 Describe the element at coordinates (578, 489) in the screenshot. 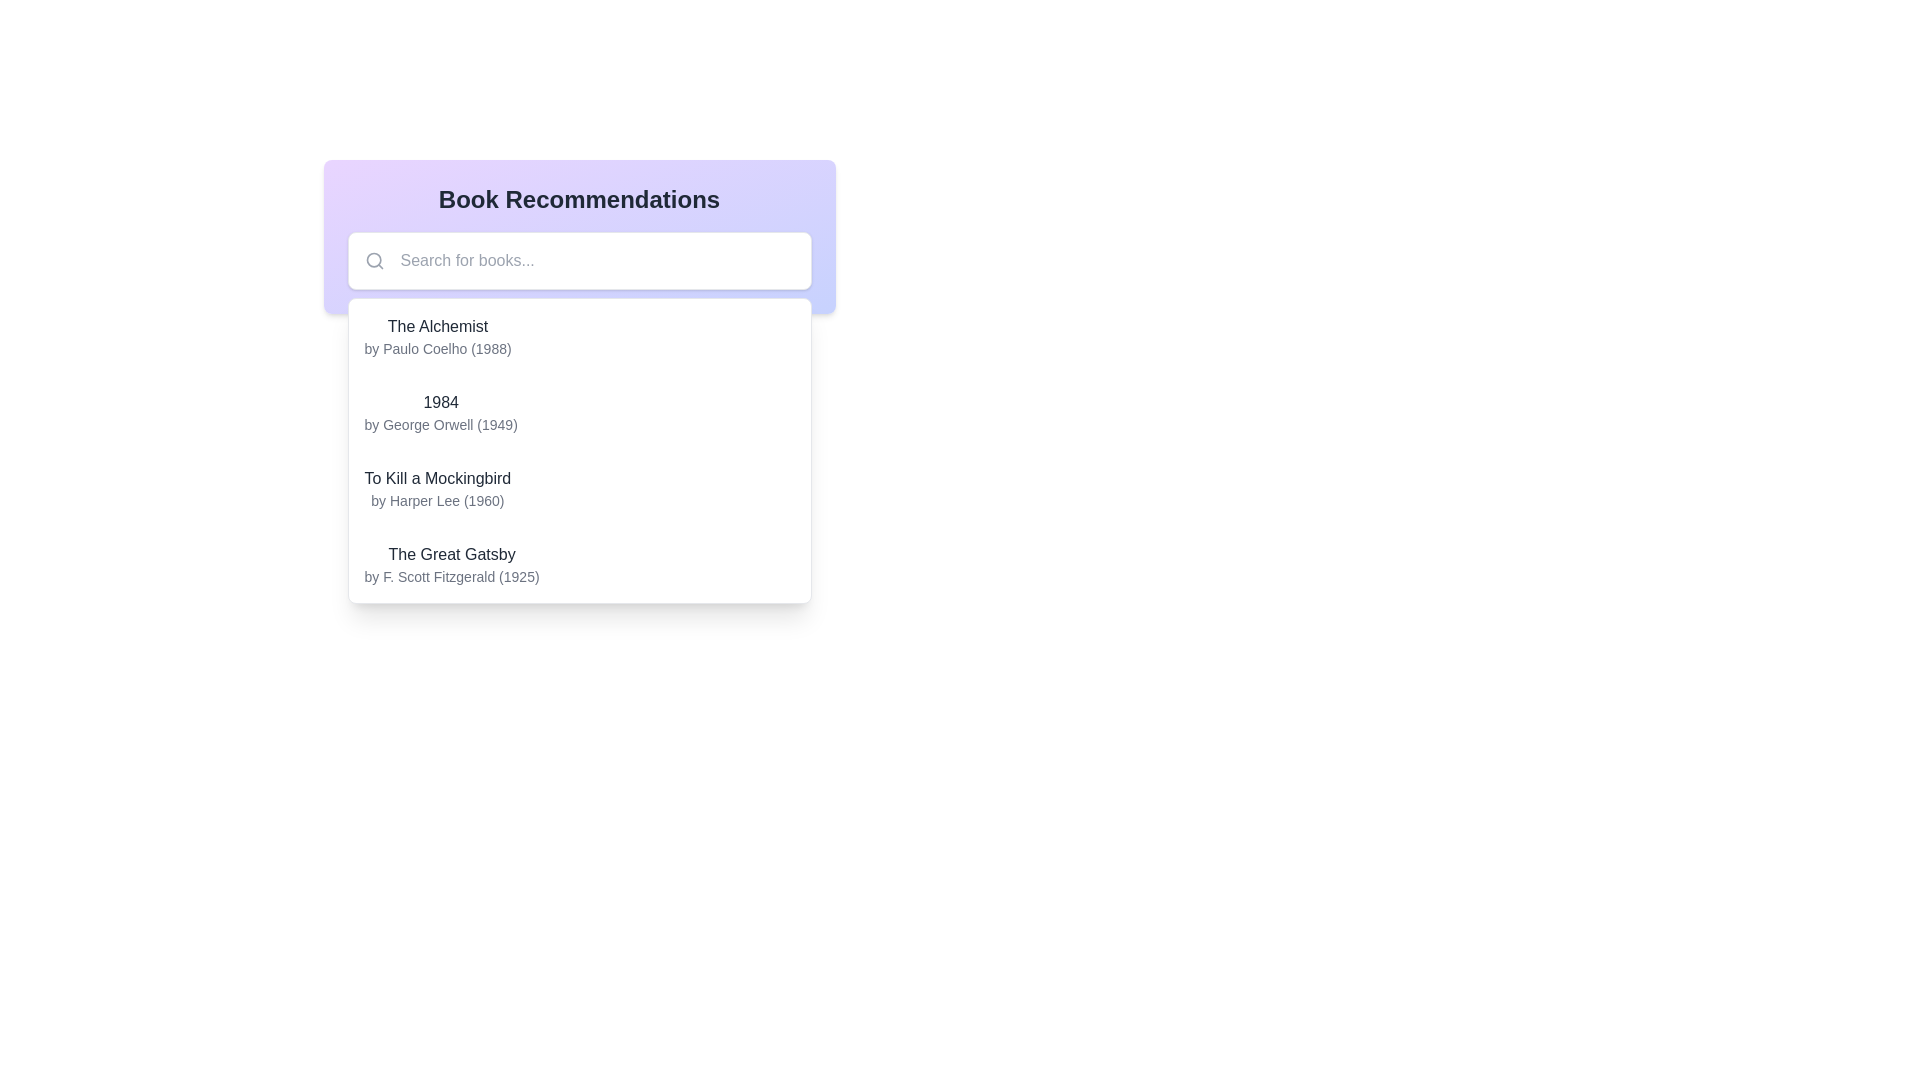

I see `the third selectable list item that presents book title and author details, located between '1984' by George Orwell and 'The Great Gatsby' by F. Scott Fitzgerald` at that location.